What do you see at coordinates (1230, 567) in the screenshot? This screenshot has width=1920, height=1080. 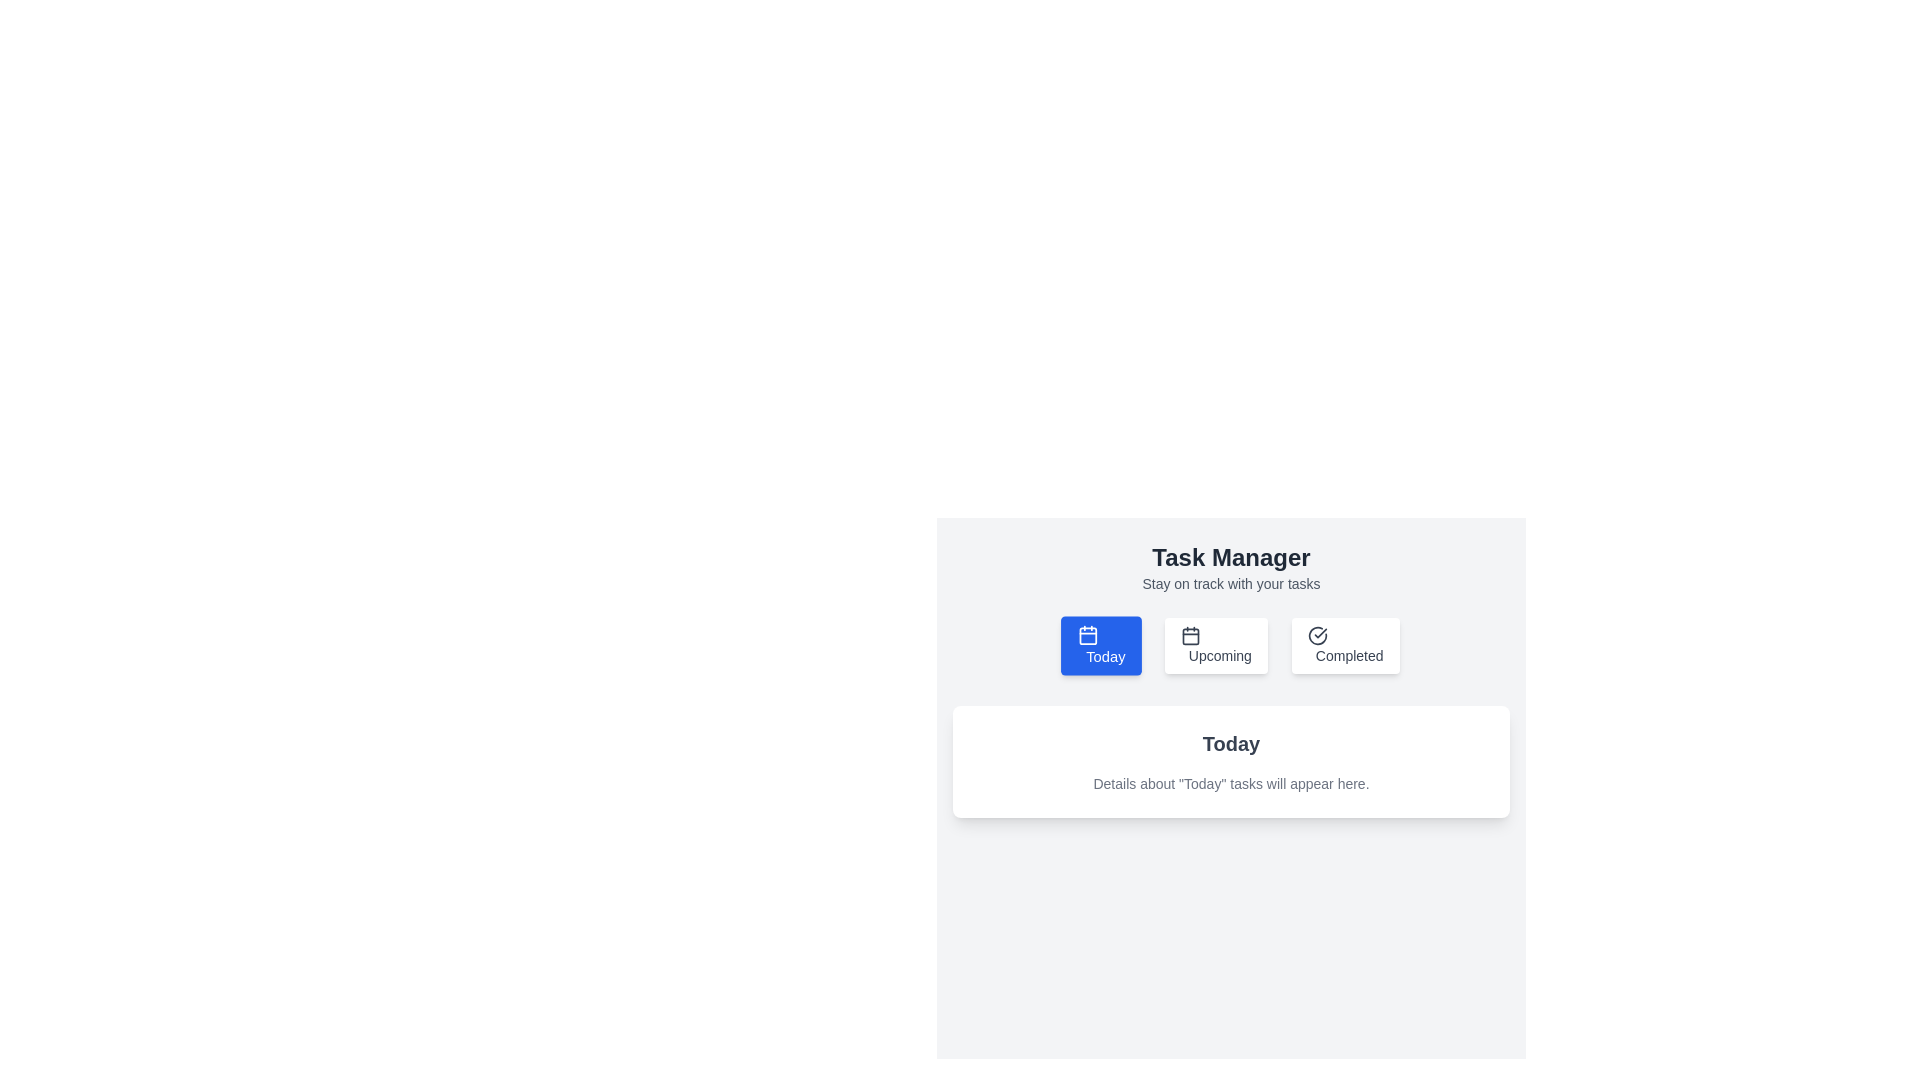 I see `the 'Task Manager' static text element, which features a bold title and smaller supportive text, located centrally above the buttons 'Today', 'Upcoming', and 'Completed'` at bounding box center [1230, 567].